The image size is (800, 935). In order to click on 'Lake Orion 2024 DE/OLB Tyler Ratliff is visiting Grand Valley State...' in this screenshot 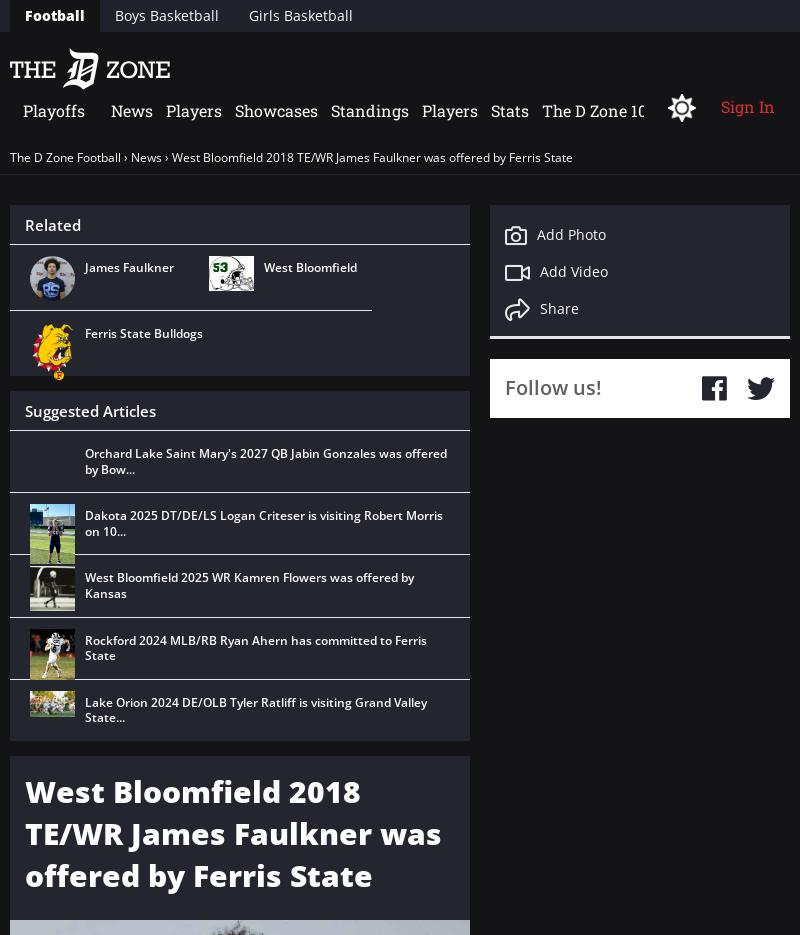, I will do `click(255, 708)`.